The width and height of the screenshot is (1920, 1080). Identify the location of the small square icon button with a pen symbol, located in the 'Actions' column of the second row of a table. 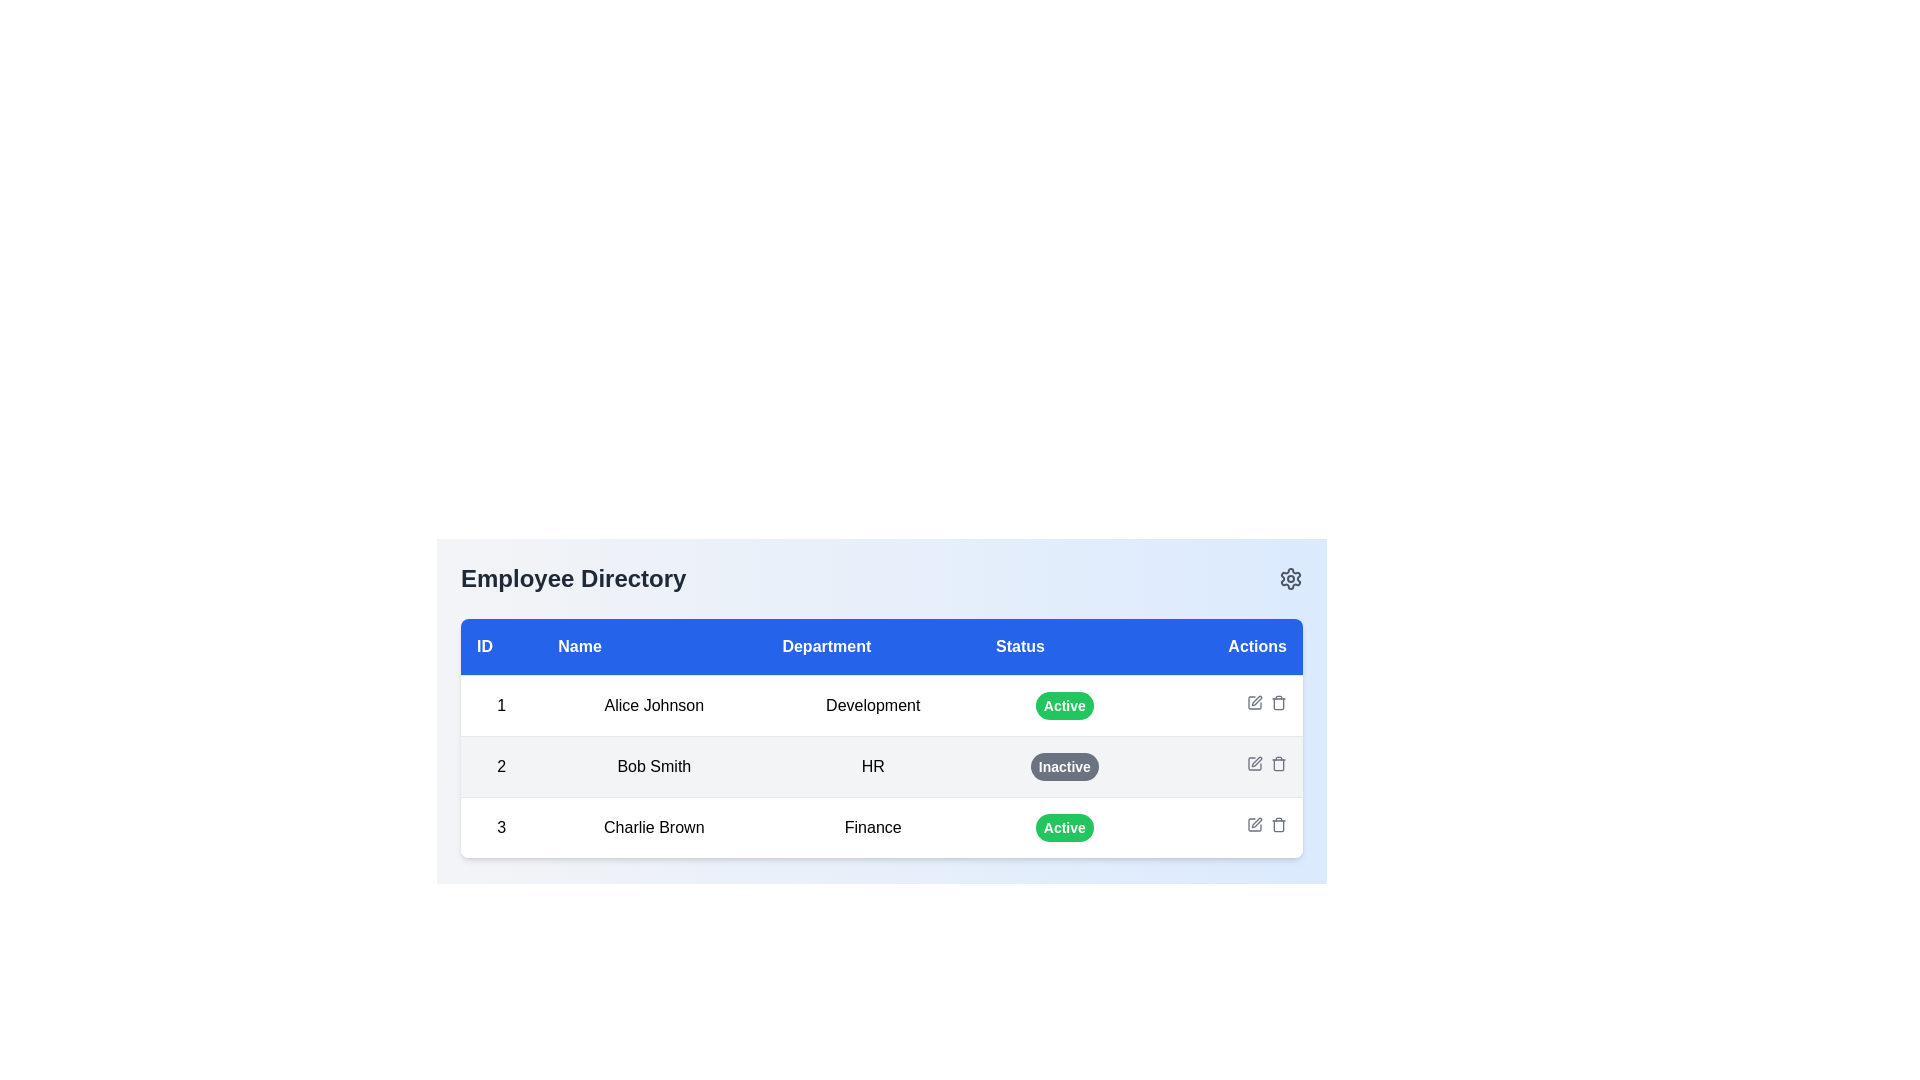
(1253, 701).